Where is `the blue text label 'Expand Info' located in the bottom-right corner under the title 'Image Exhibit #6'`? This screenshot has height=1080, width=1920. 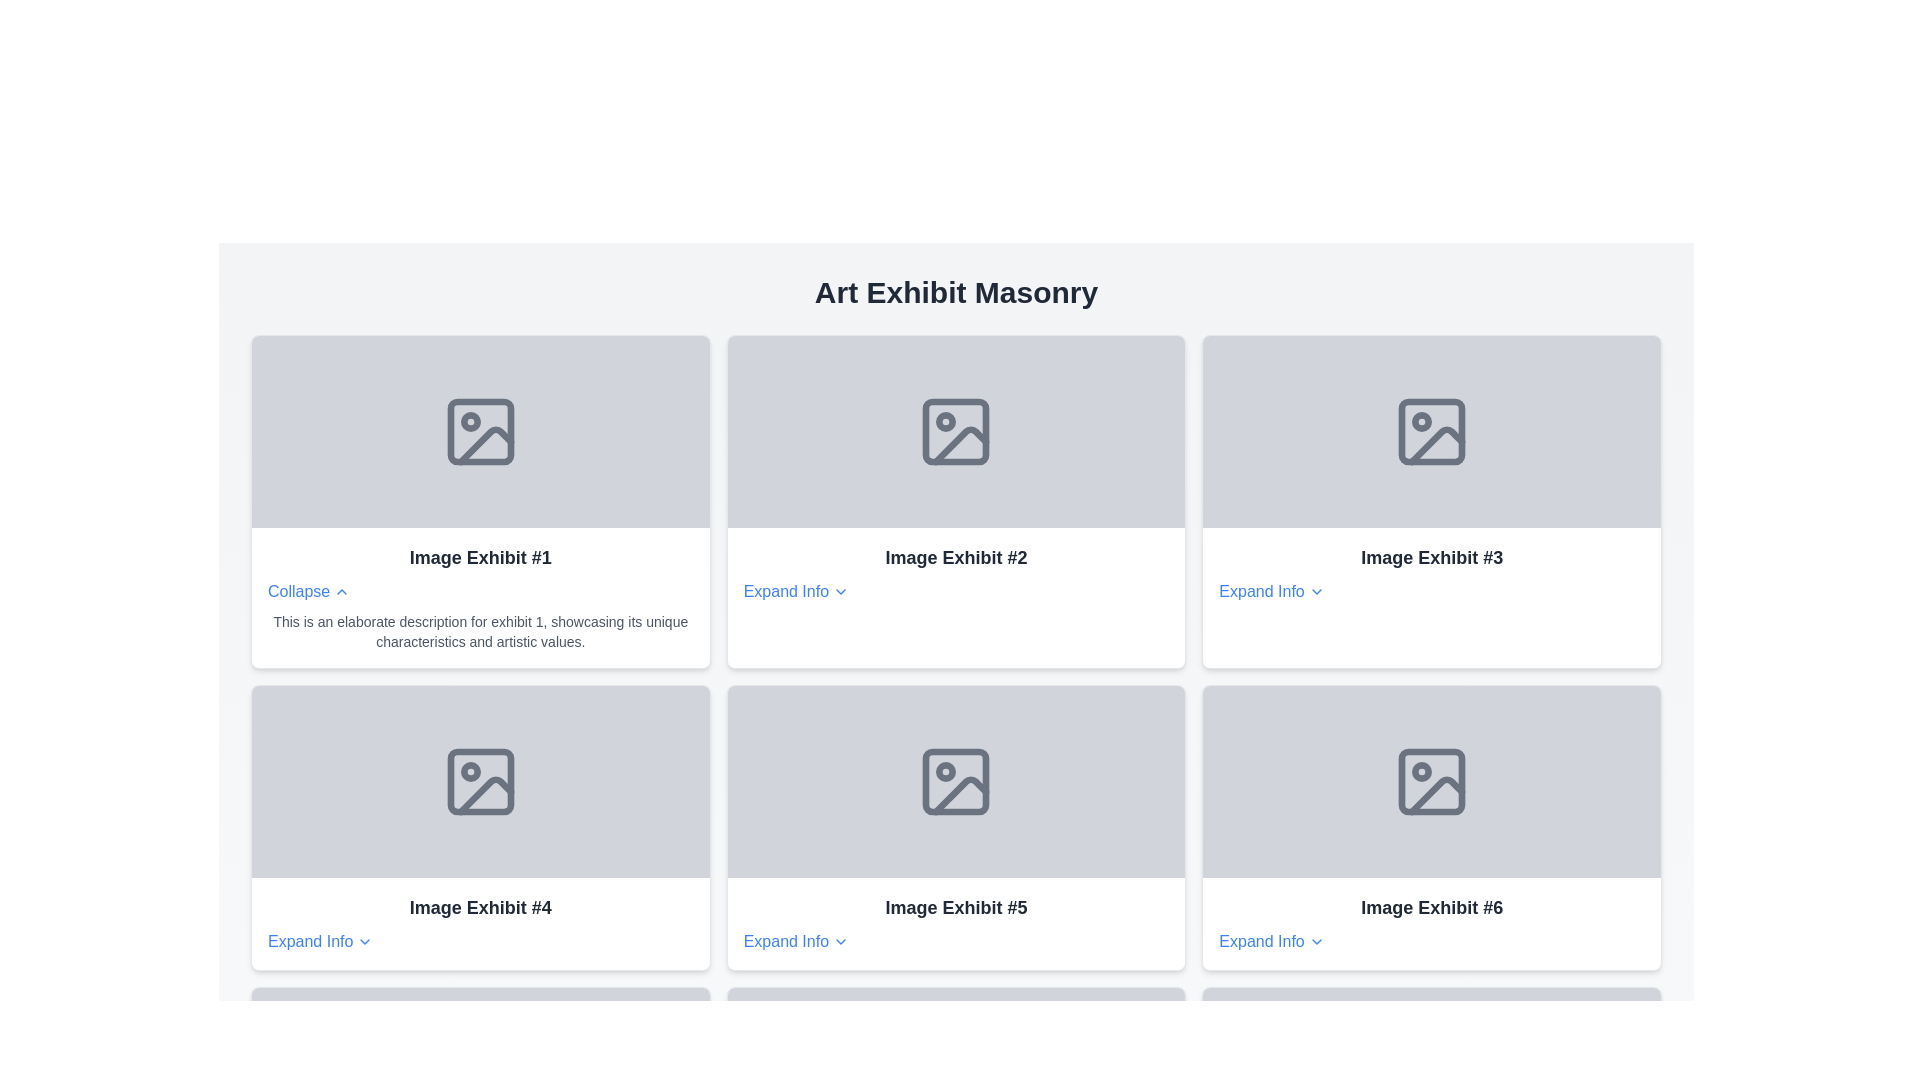 the blue text label 'Expand Info' located in the bottom-right corner under the title 'Image Exhibit #6' is located at coordinates (1271, 941).